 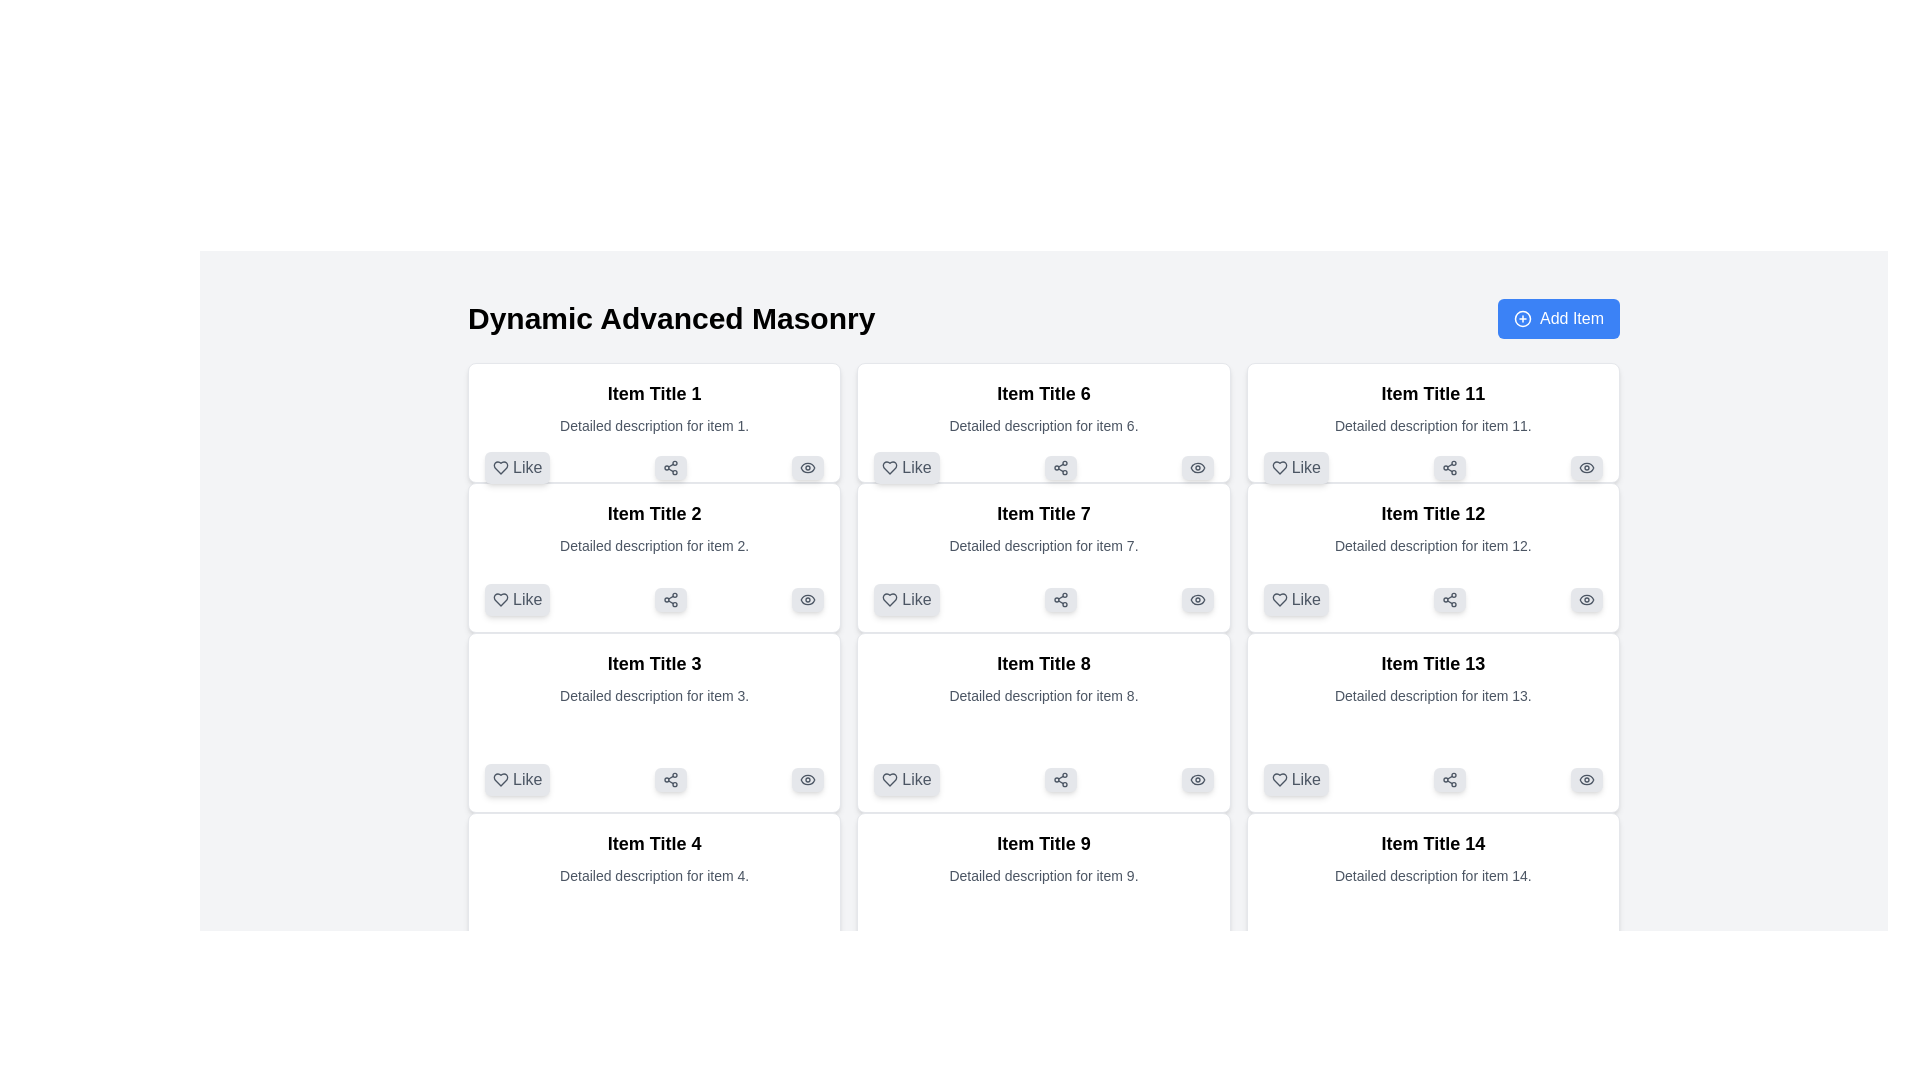 What do you see at coordinates (1197, 599) in the screenshot?
I see `eye icon associated with the 'View' or 'Visibility' toggle functionality located inside the 'Item Title 7' card in the second column and second row of the grid` at bounding box center [1197, 599].